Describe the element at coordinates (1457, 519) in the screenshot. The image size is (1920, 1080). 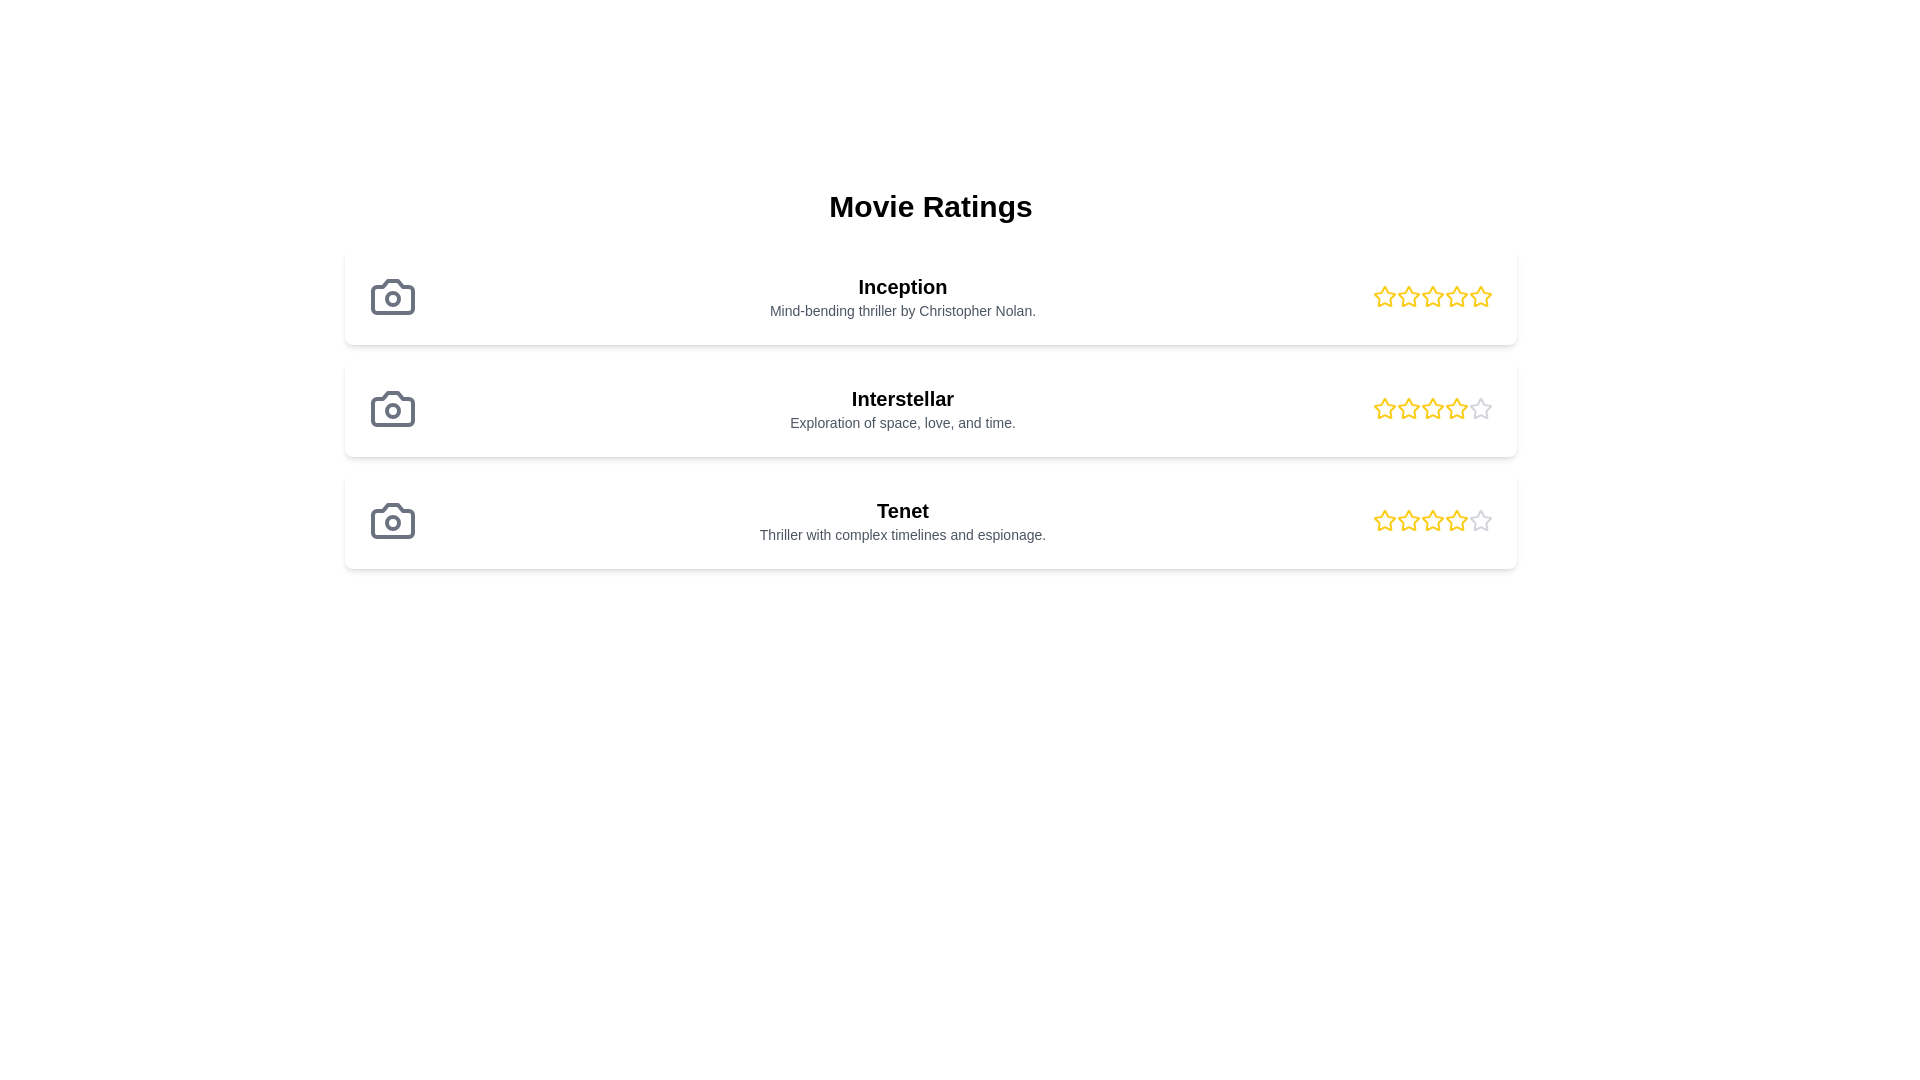
I see `the fifth star in the rating section of the 'Tenet' movie entry` at that location.